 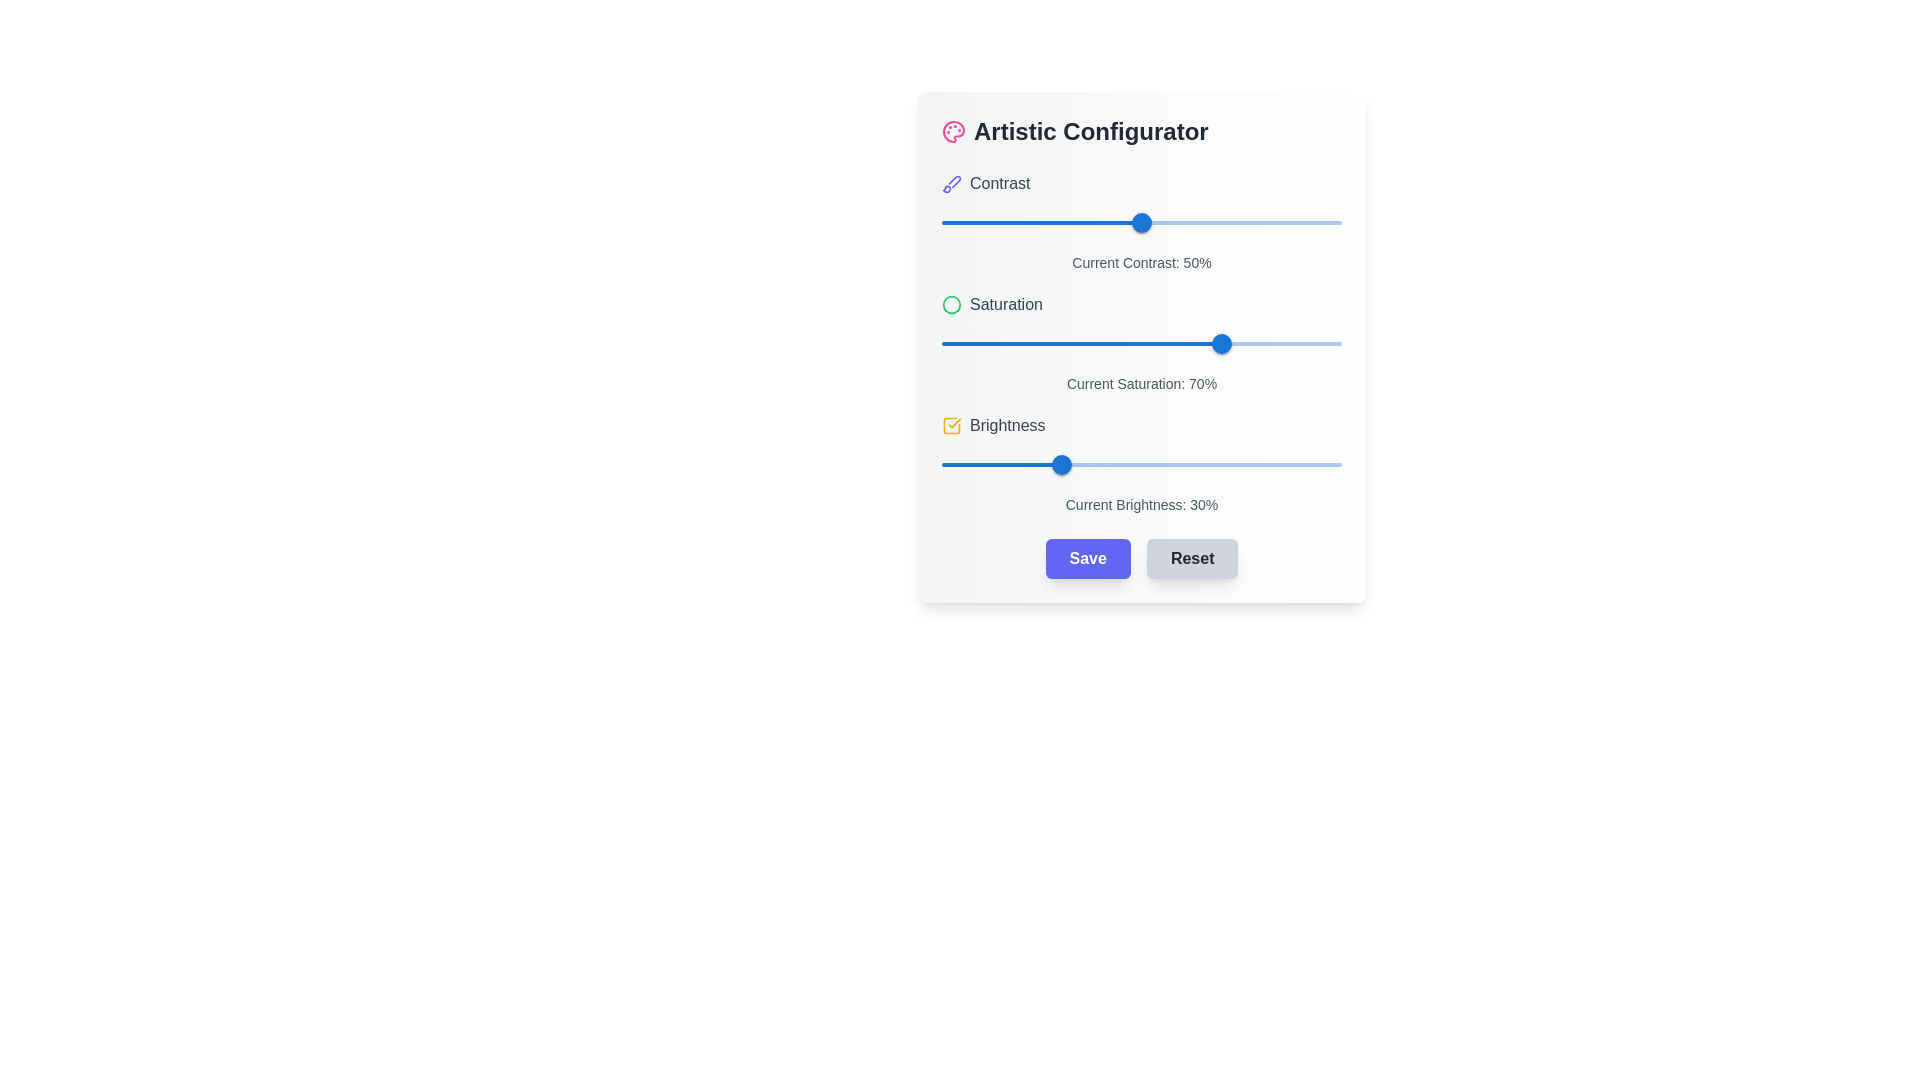 What do you see at coordinates (1142, 342) in the screenshot?
I see `the blue thumb marker of the saturation slider, currently set` at bounding box center [1142, 342].